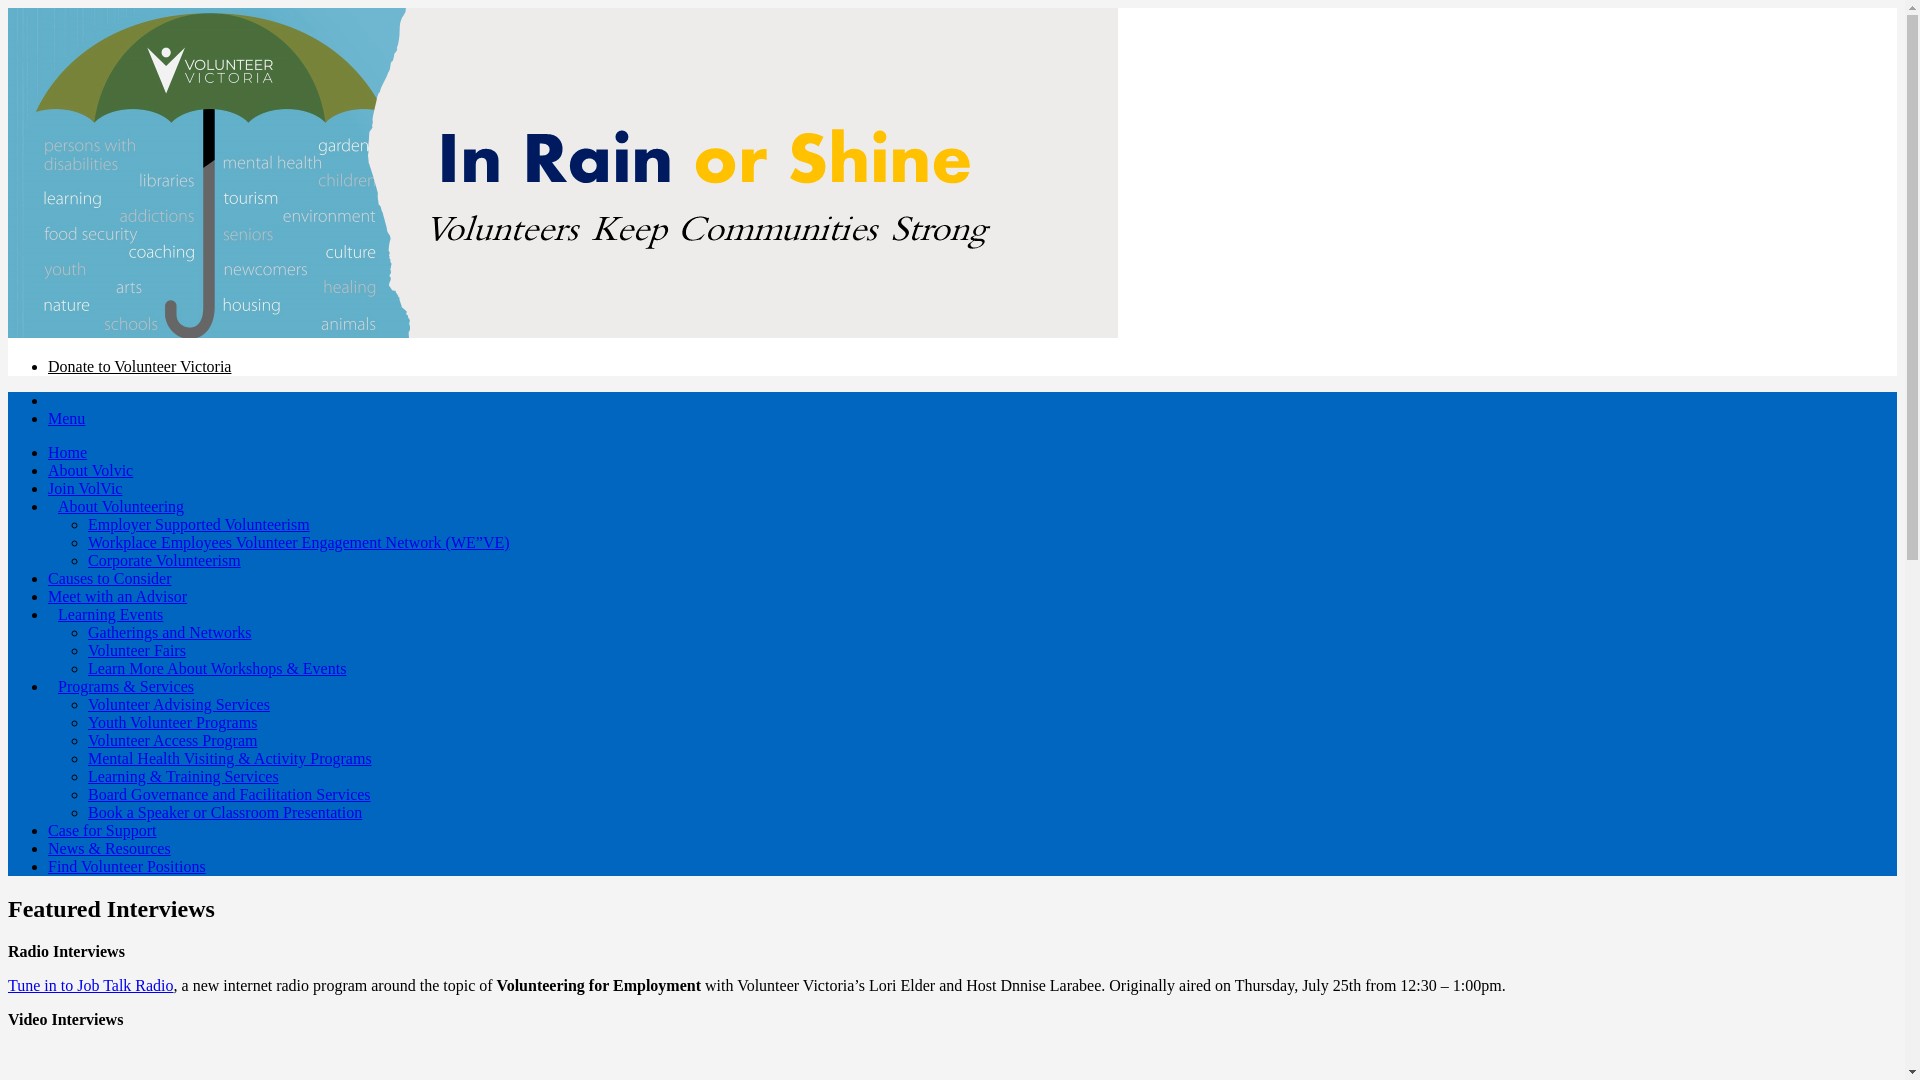  What do you see at coordinates (86, 775) in the screenshot?
I see `'Learning & Training Services'` at bounding box center [86, 775].